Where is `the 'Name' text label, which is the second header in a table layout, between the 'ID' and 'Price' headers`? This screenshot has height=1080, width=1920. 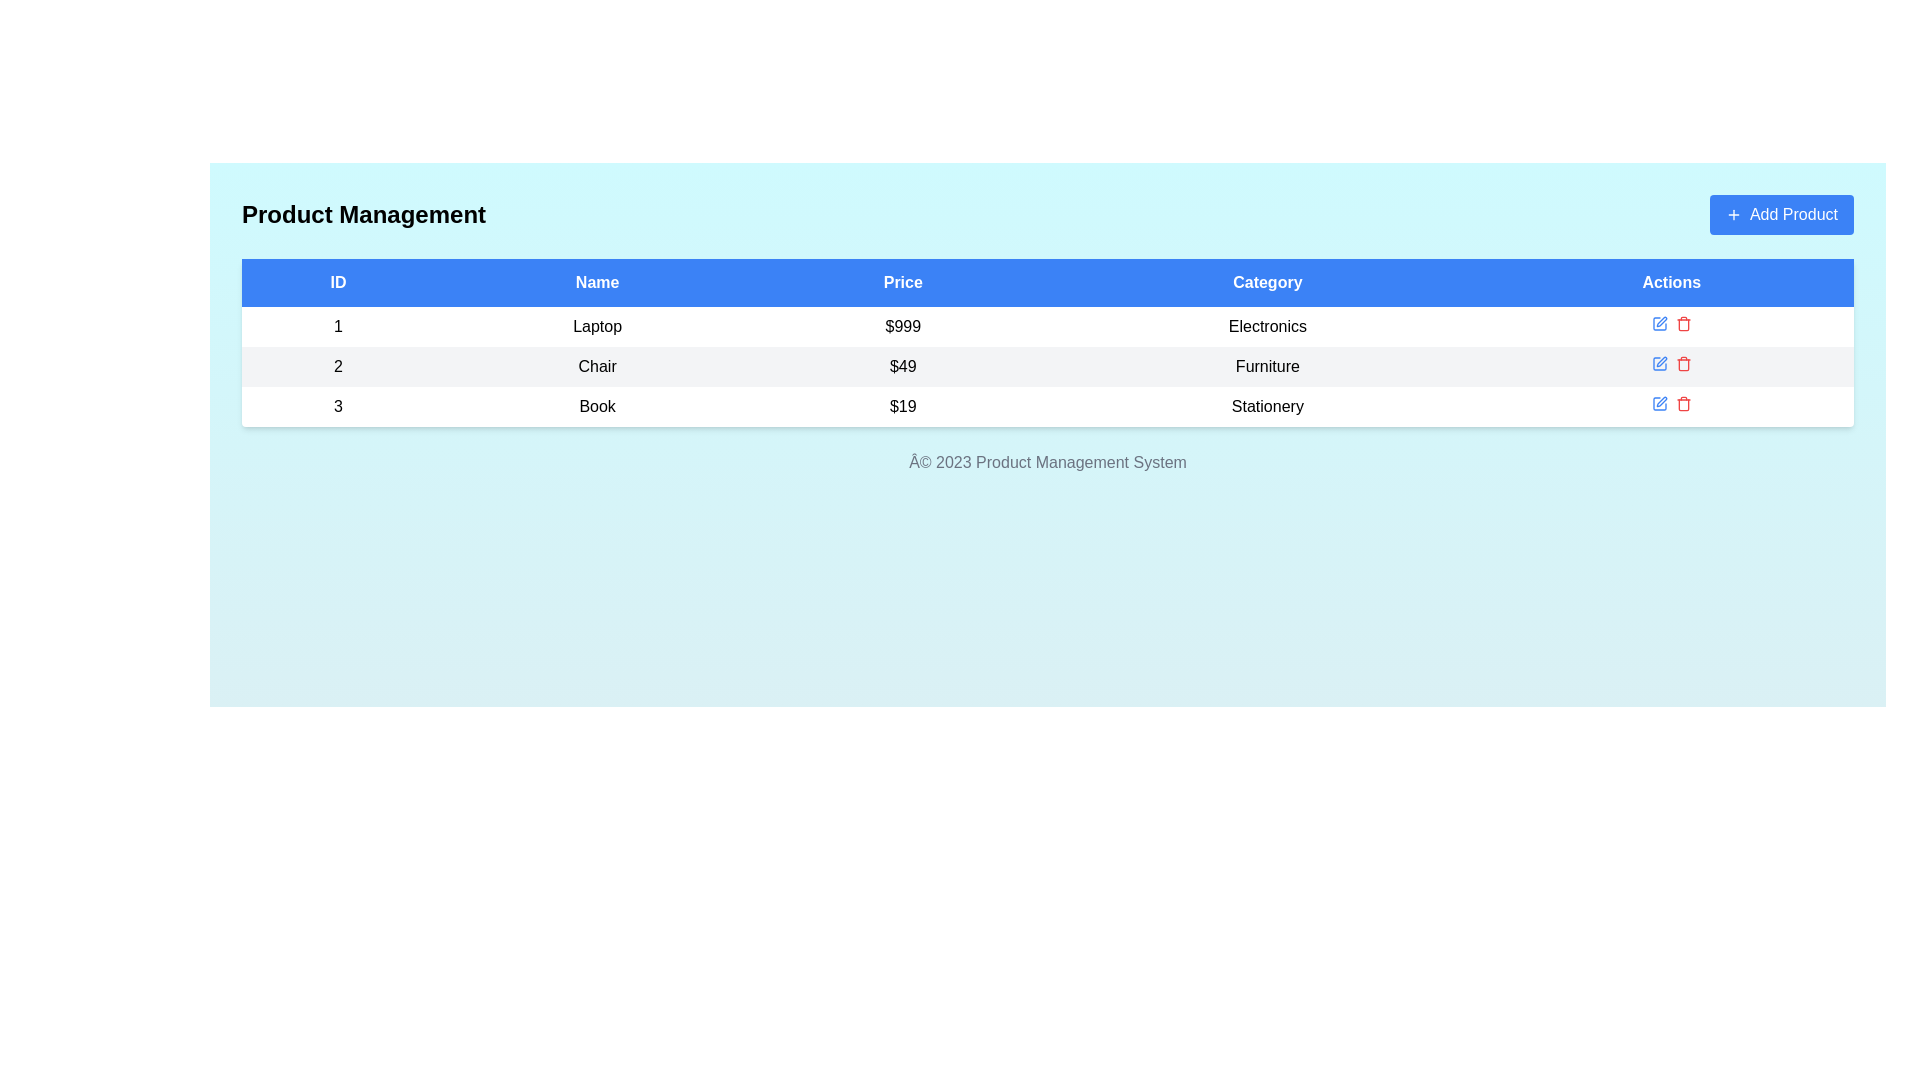 the 'Name' text label, which is the second header in a table layout, between the 'ID' and 'Price' headers is located at coordinates (596, 282).